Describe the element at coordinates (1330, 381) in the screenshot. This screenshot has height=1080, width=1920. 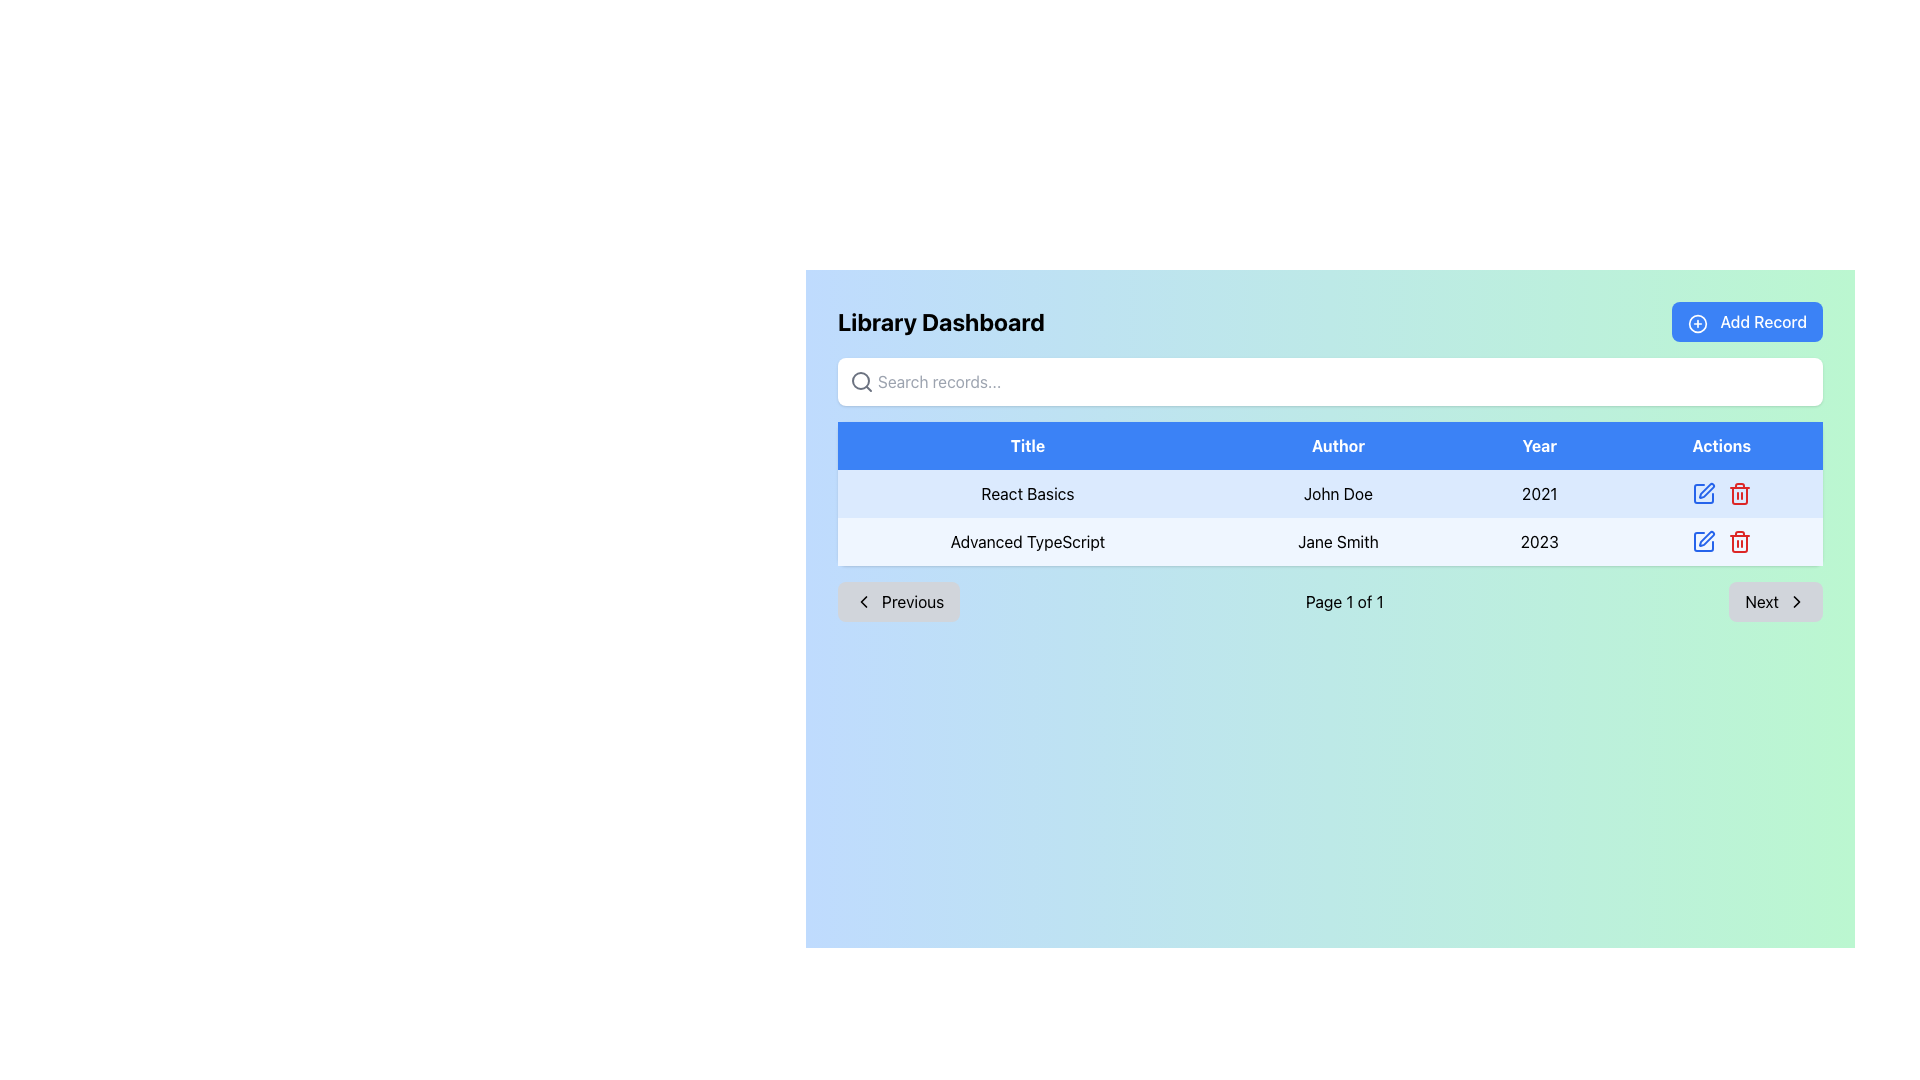
I see `the search bar located below the 'Library Dashboard' title section` at that location.